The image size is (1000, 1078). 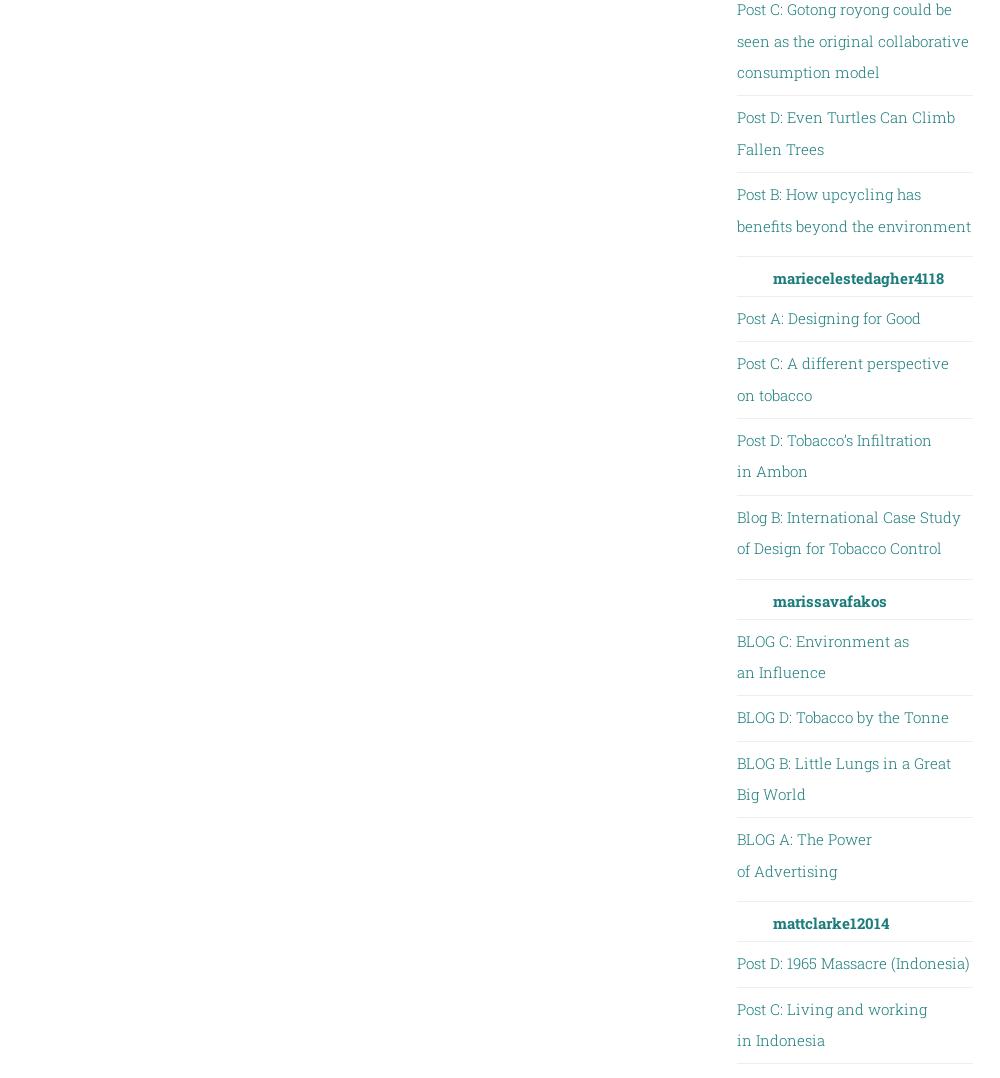 I want to click on 'Post B: How upcycling has benefits beyond the environment', so click(x=852, y=209).